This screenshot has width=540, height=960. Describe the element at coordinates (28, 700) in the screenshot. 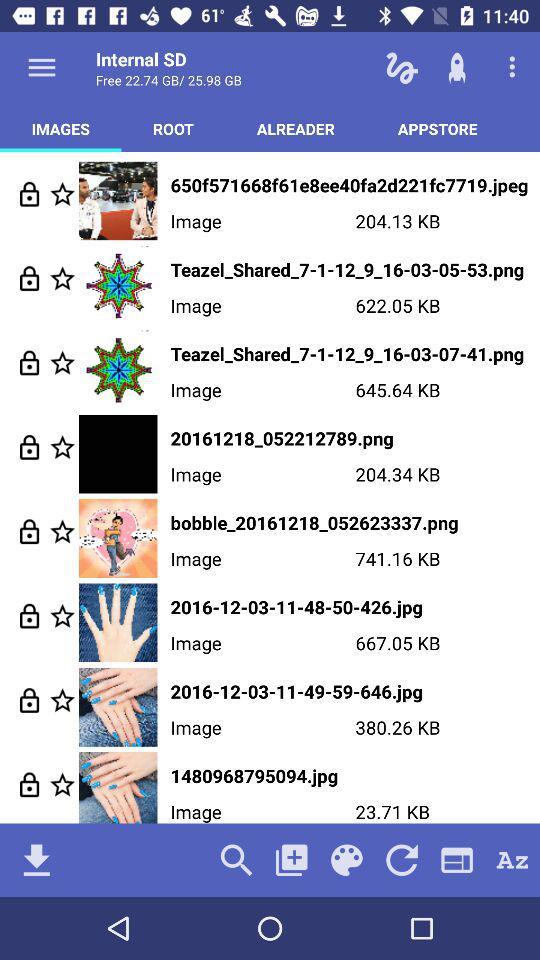

I see `lock image` at that location.